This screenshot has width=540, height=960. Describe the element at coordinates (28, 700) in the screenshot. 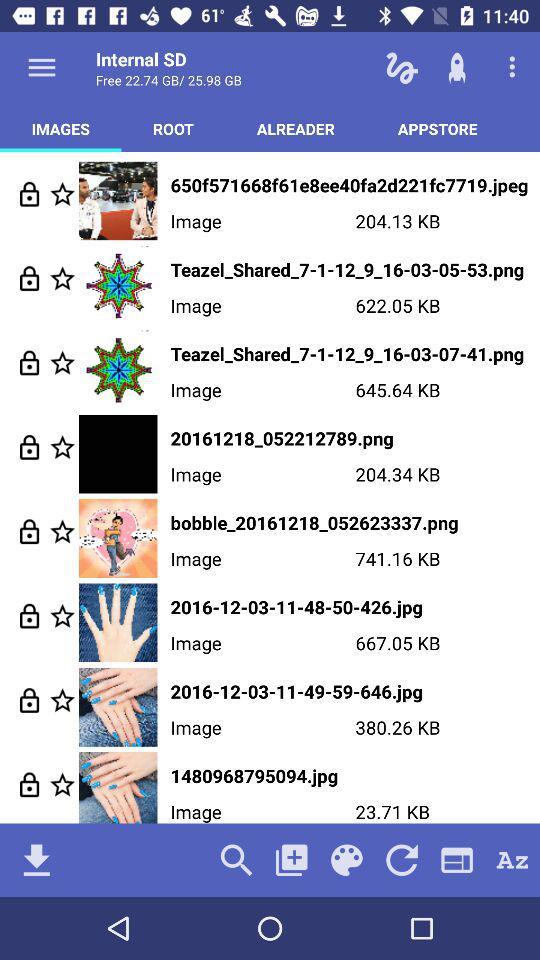

I see `lock image` at that location.